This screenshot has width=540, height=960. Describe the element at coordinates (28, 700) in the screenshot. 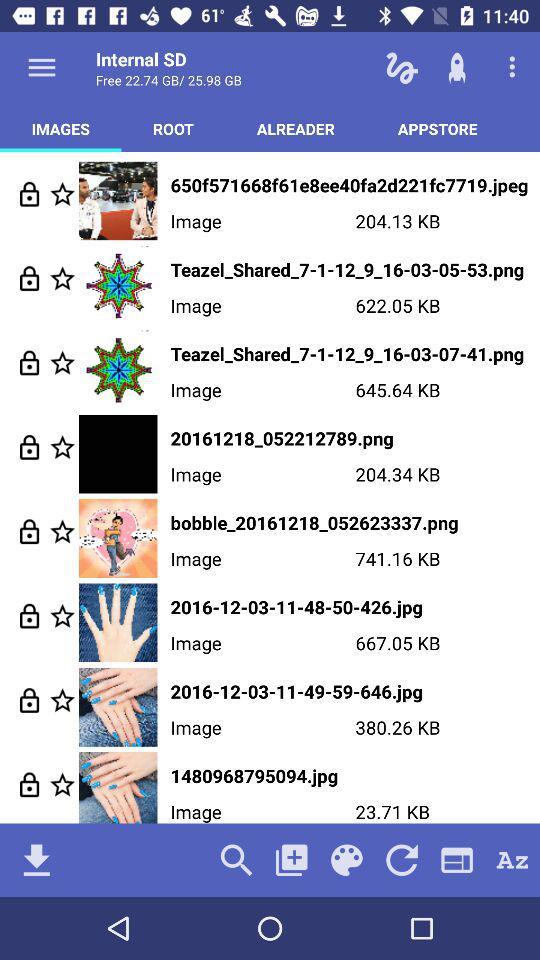

I see `lock image` at that location.